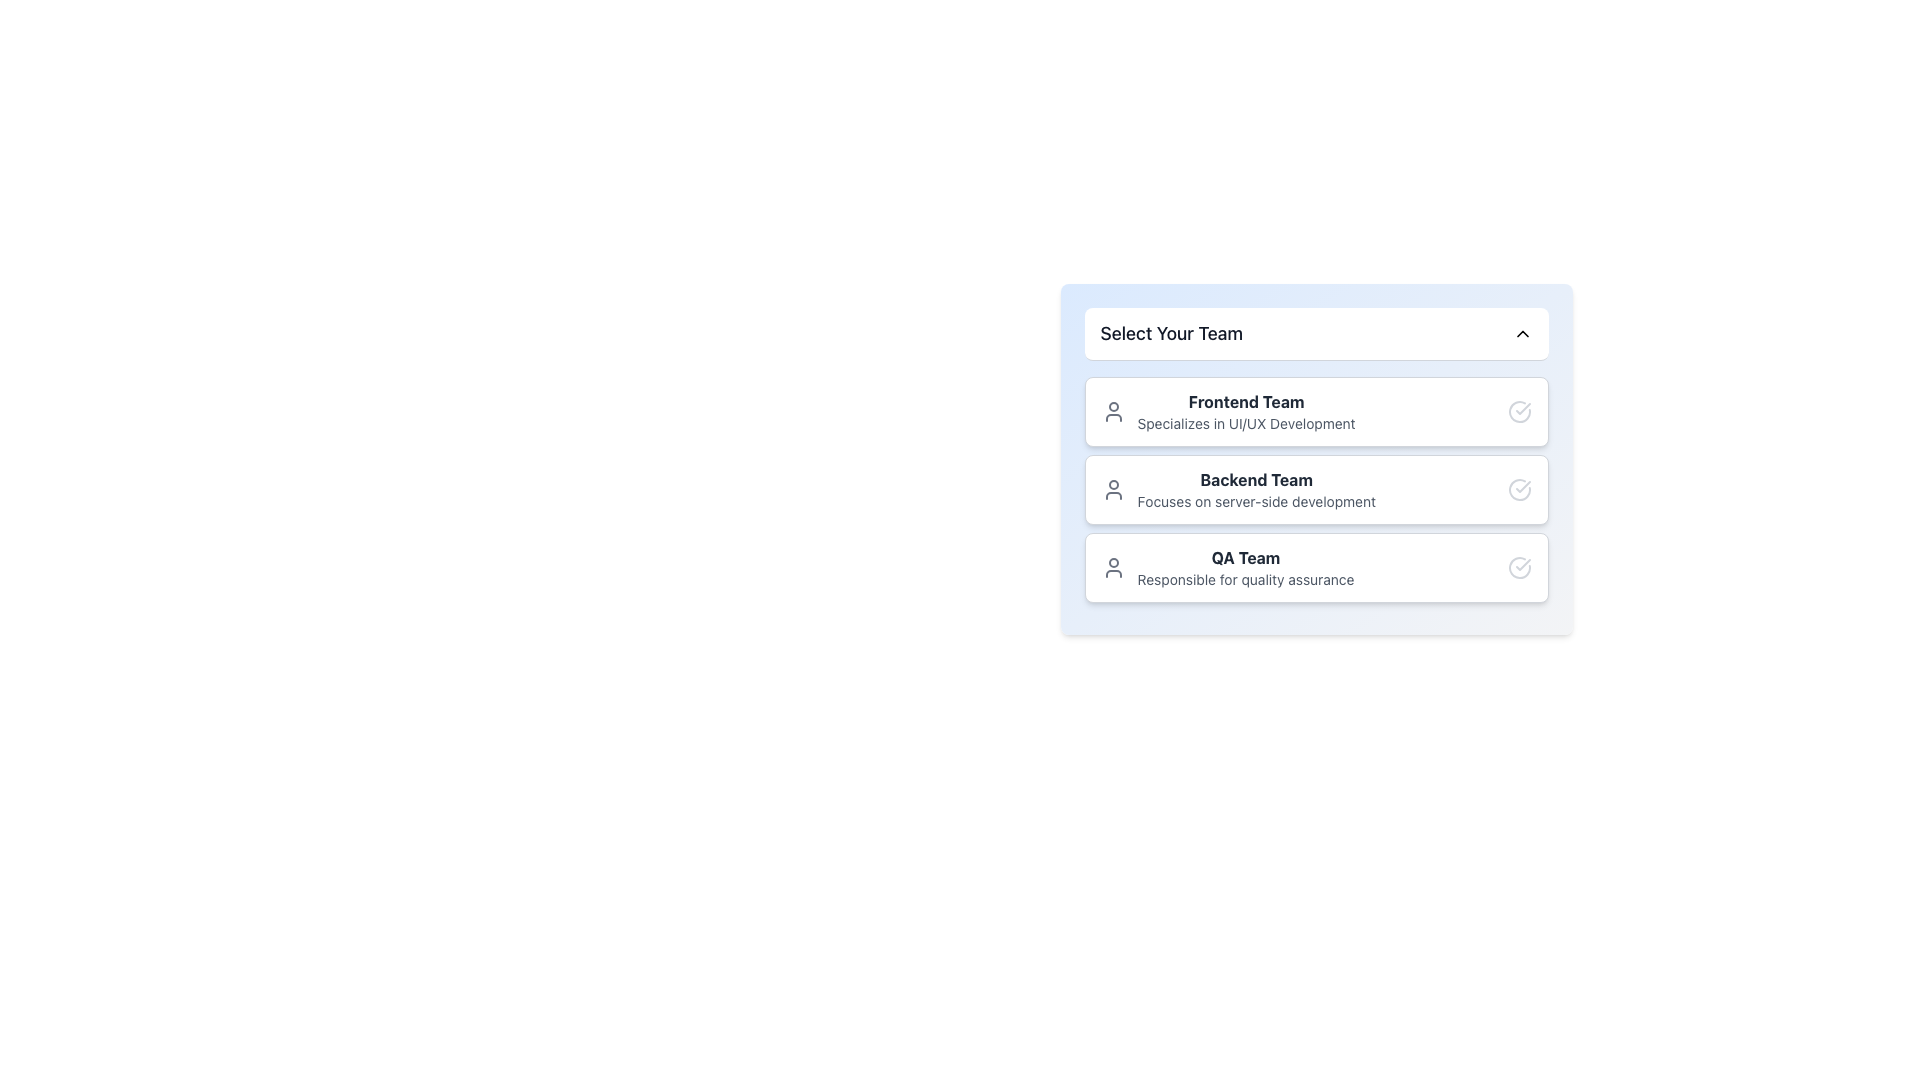 The width and height of the screenshot is (1920, 1080). I want to click on the text block displaying 'Frontend Team' and 'Specializes in UI/UX Development', which is the first item in a vertical list of team options, so click(1245, 411).